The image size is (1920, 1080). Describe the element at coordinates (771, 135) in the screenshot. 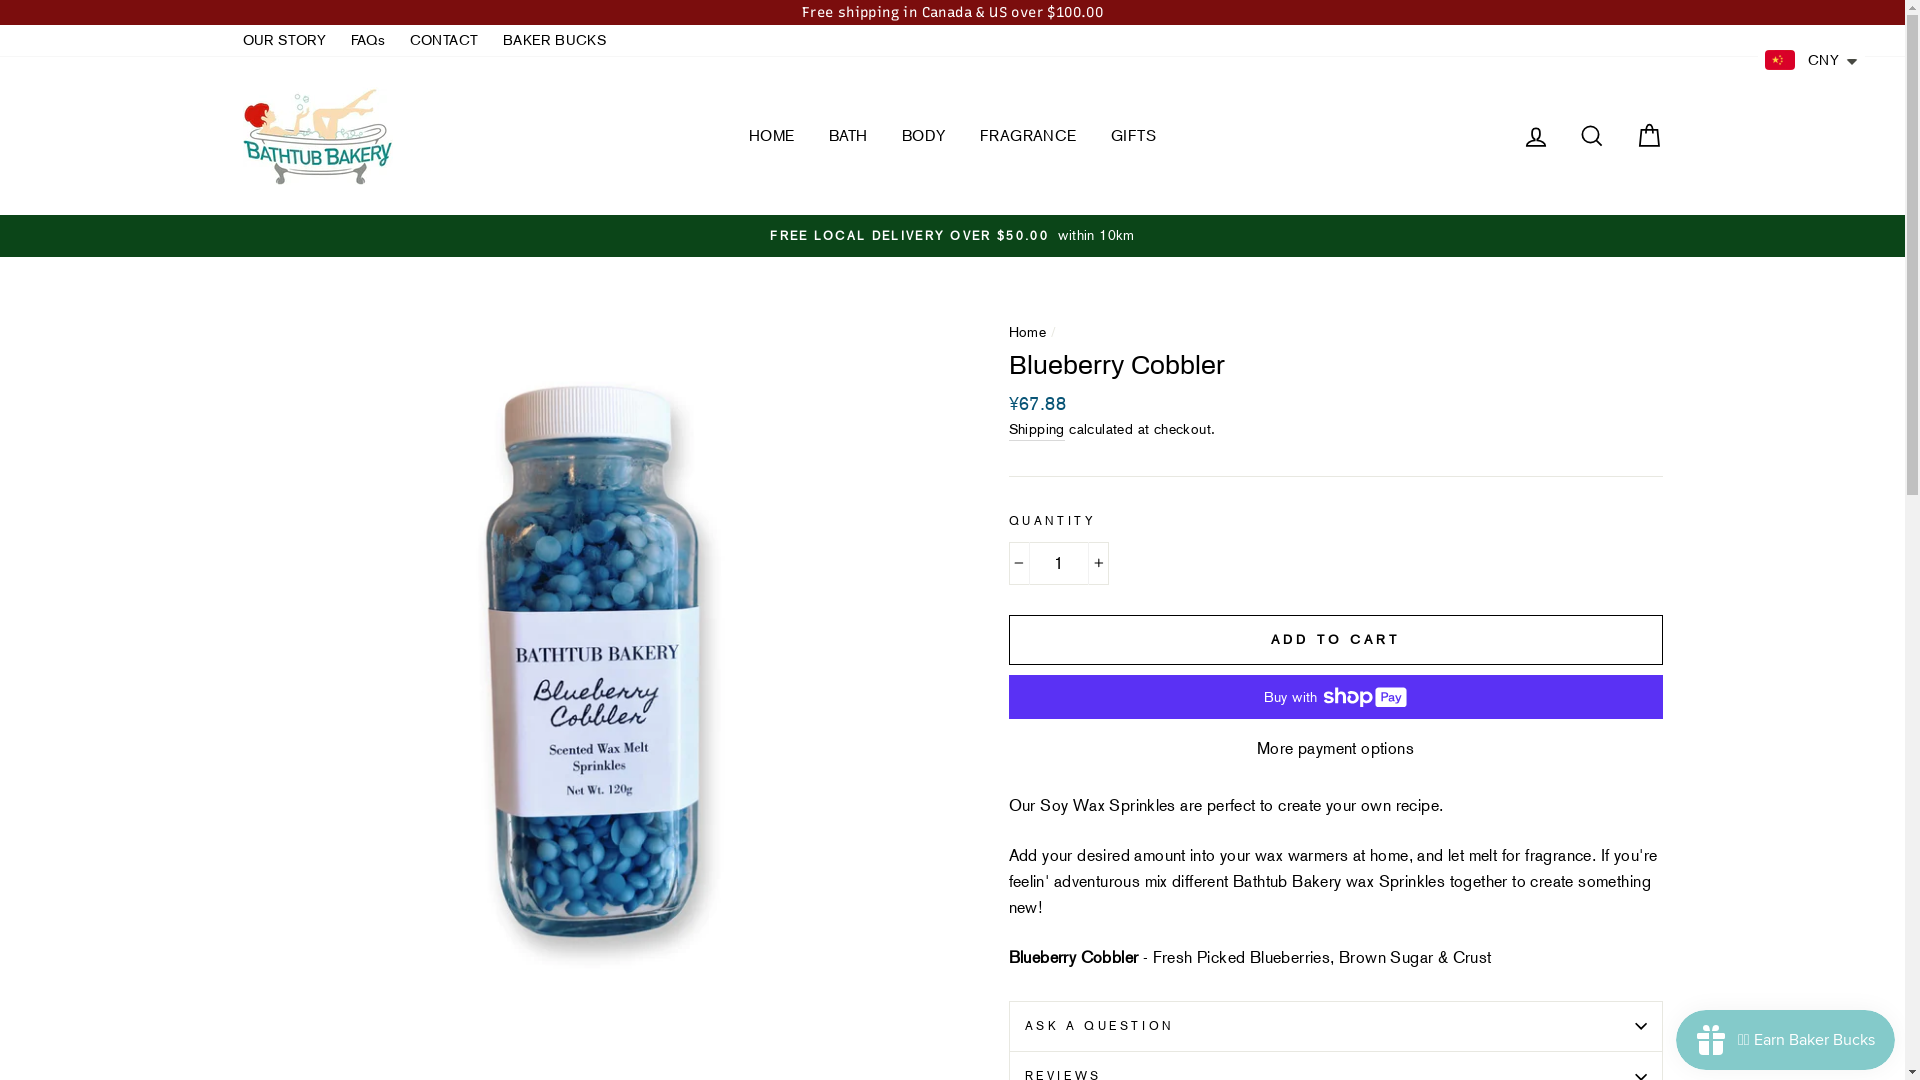

I see `'HOME'` at that location.